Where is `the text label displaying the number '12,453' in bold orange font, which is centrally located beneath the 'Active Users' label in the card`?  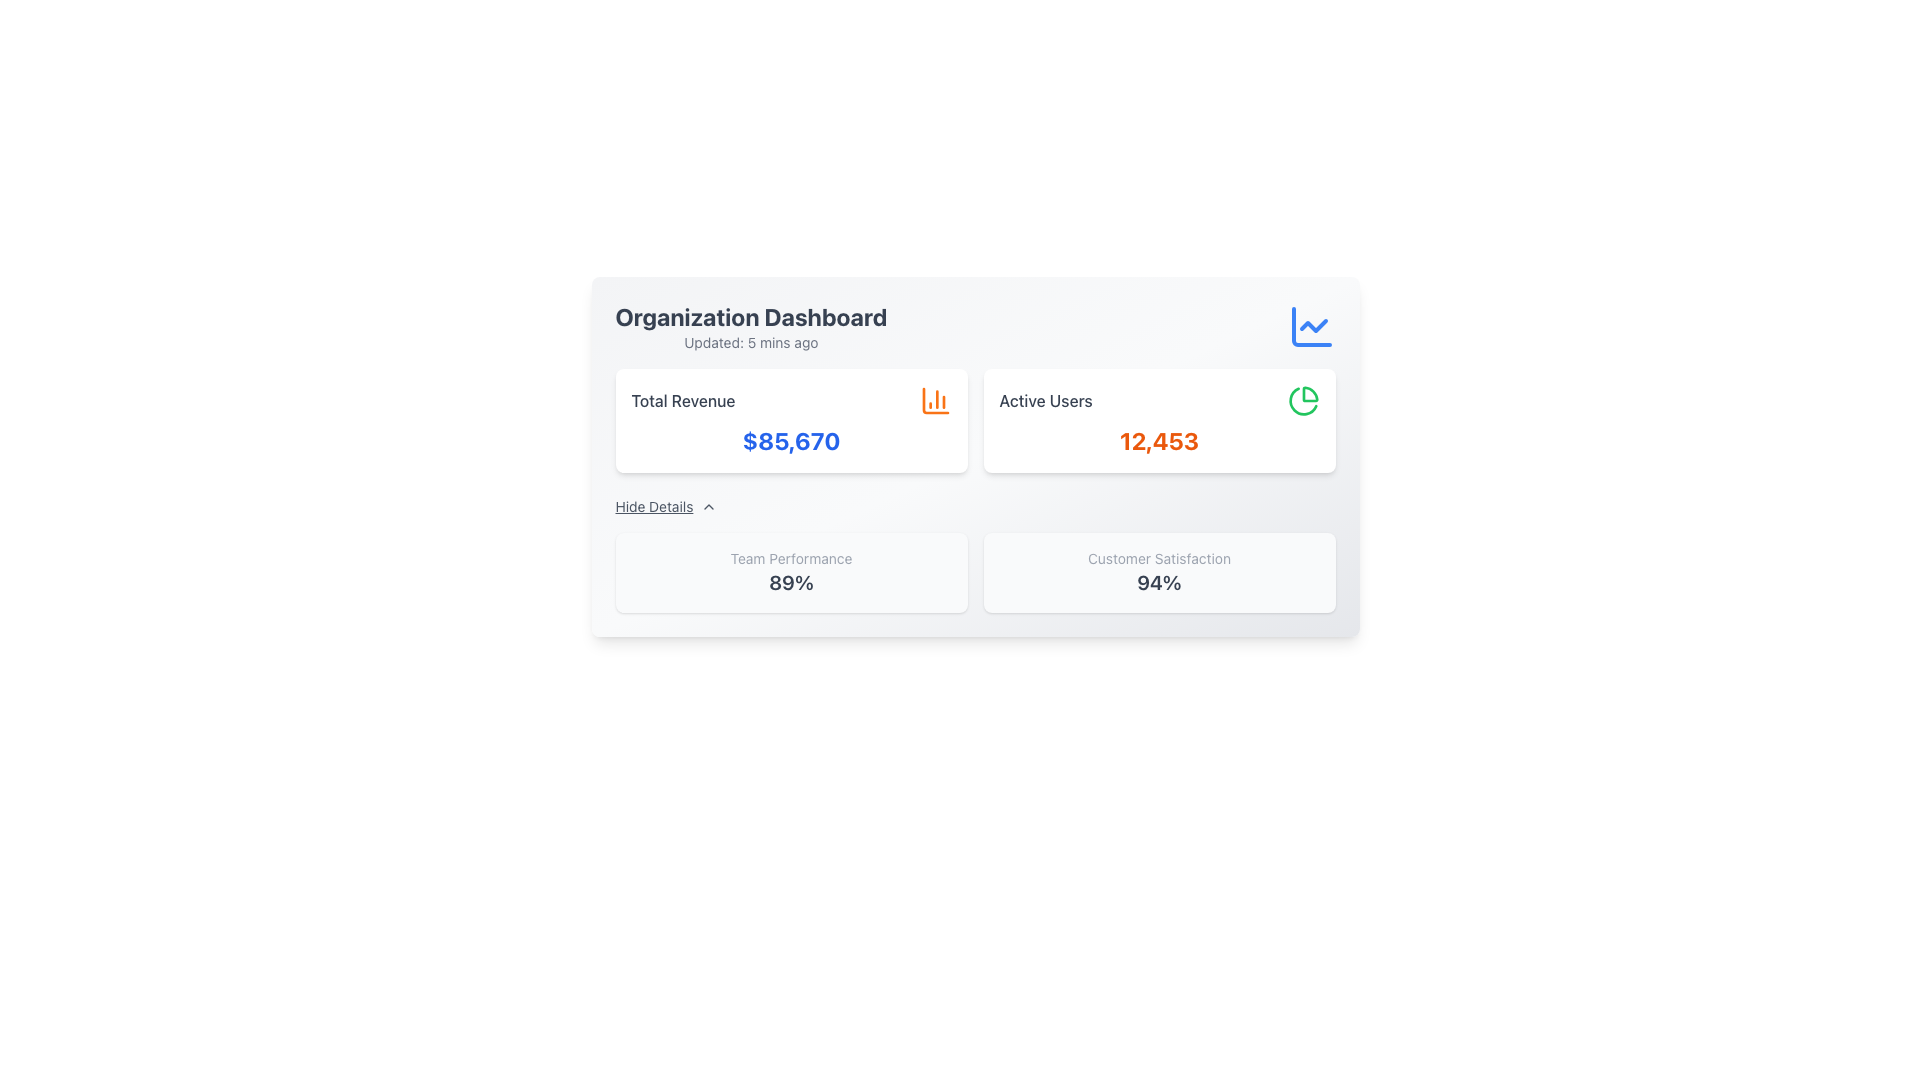 the text label displaying the number '12,453' in bold orange font, which is centrally located beneath the 'Active Users' label in the card is located at coordinates (1159, 439).